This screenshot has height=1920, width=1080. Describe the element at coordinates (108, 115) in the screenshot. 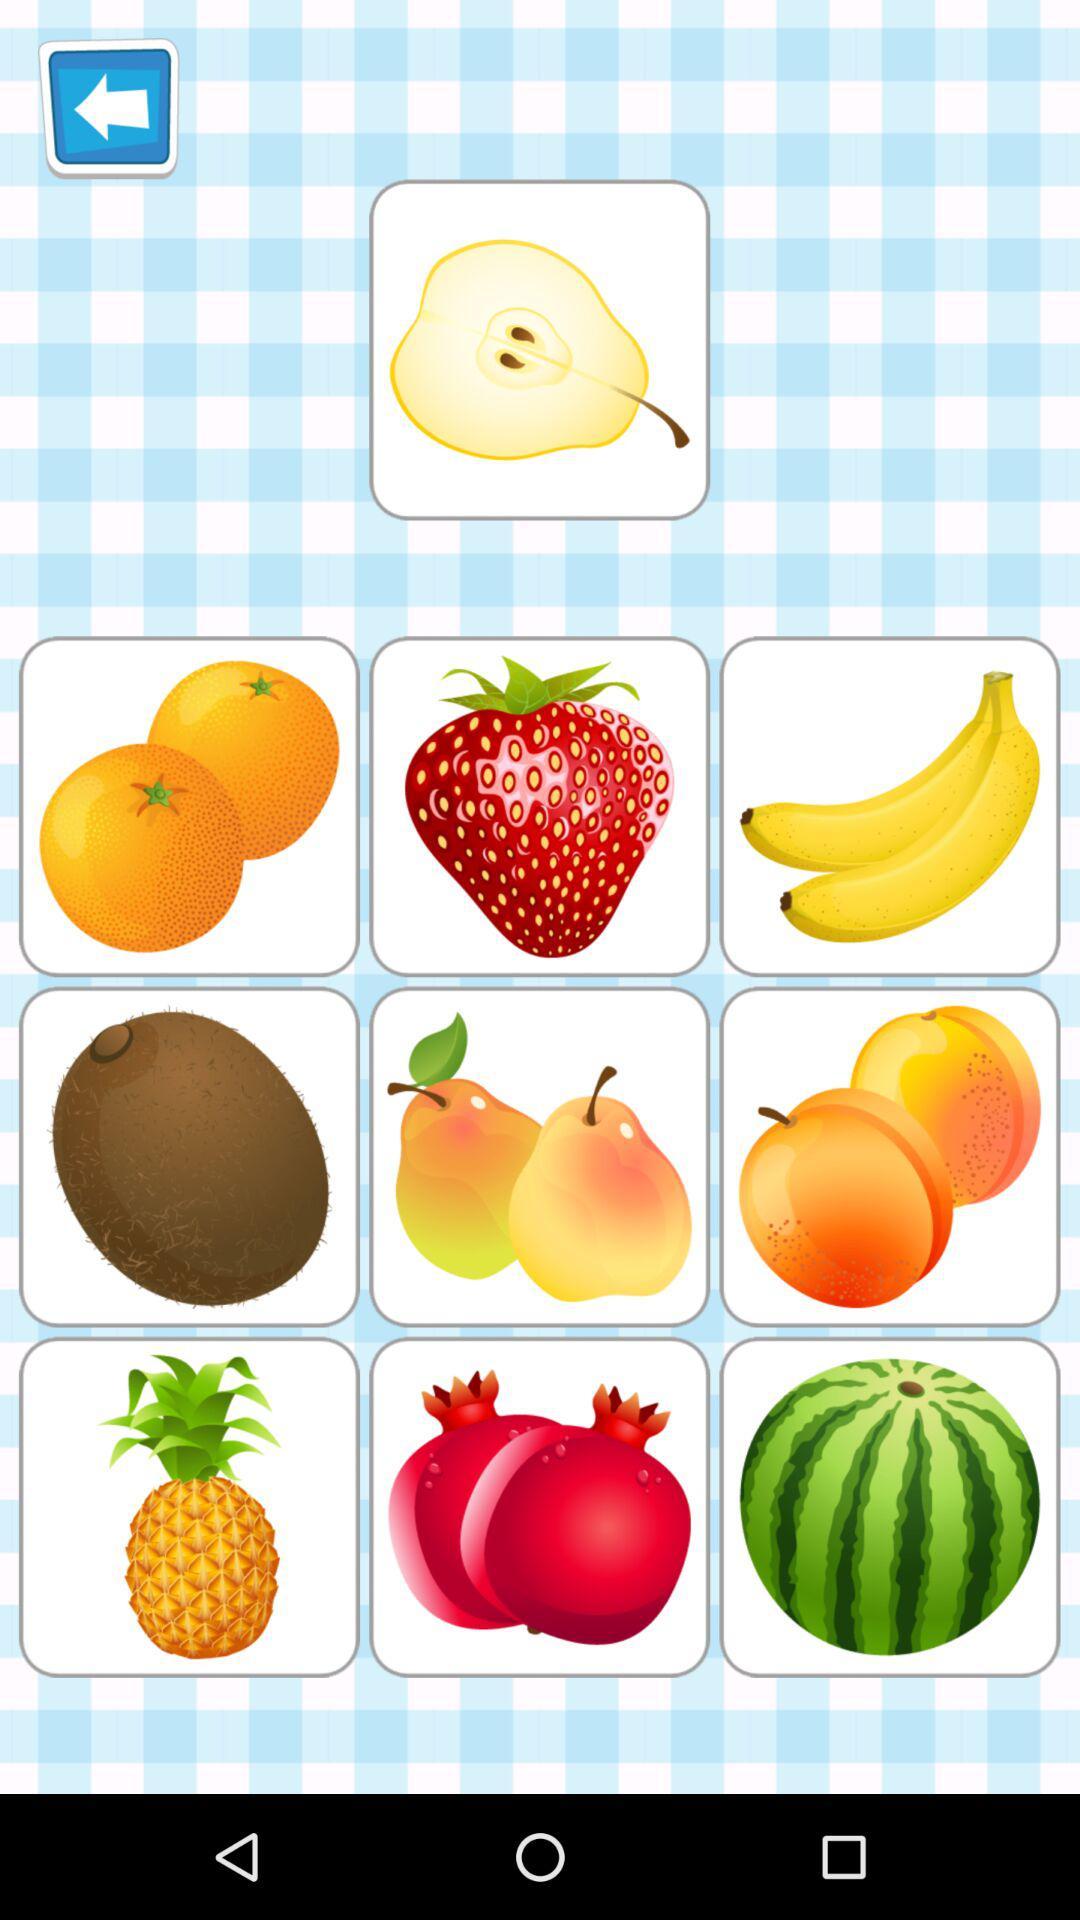

I see `the arrow_backward icon` at that location.